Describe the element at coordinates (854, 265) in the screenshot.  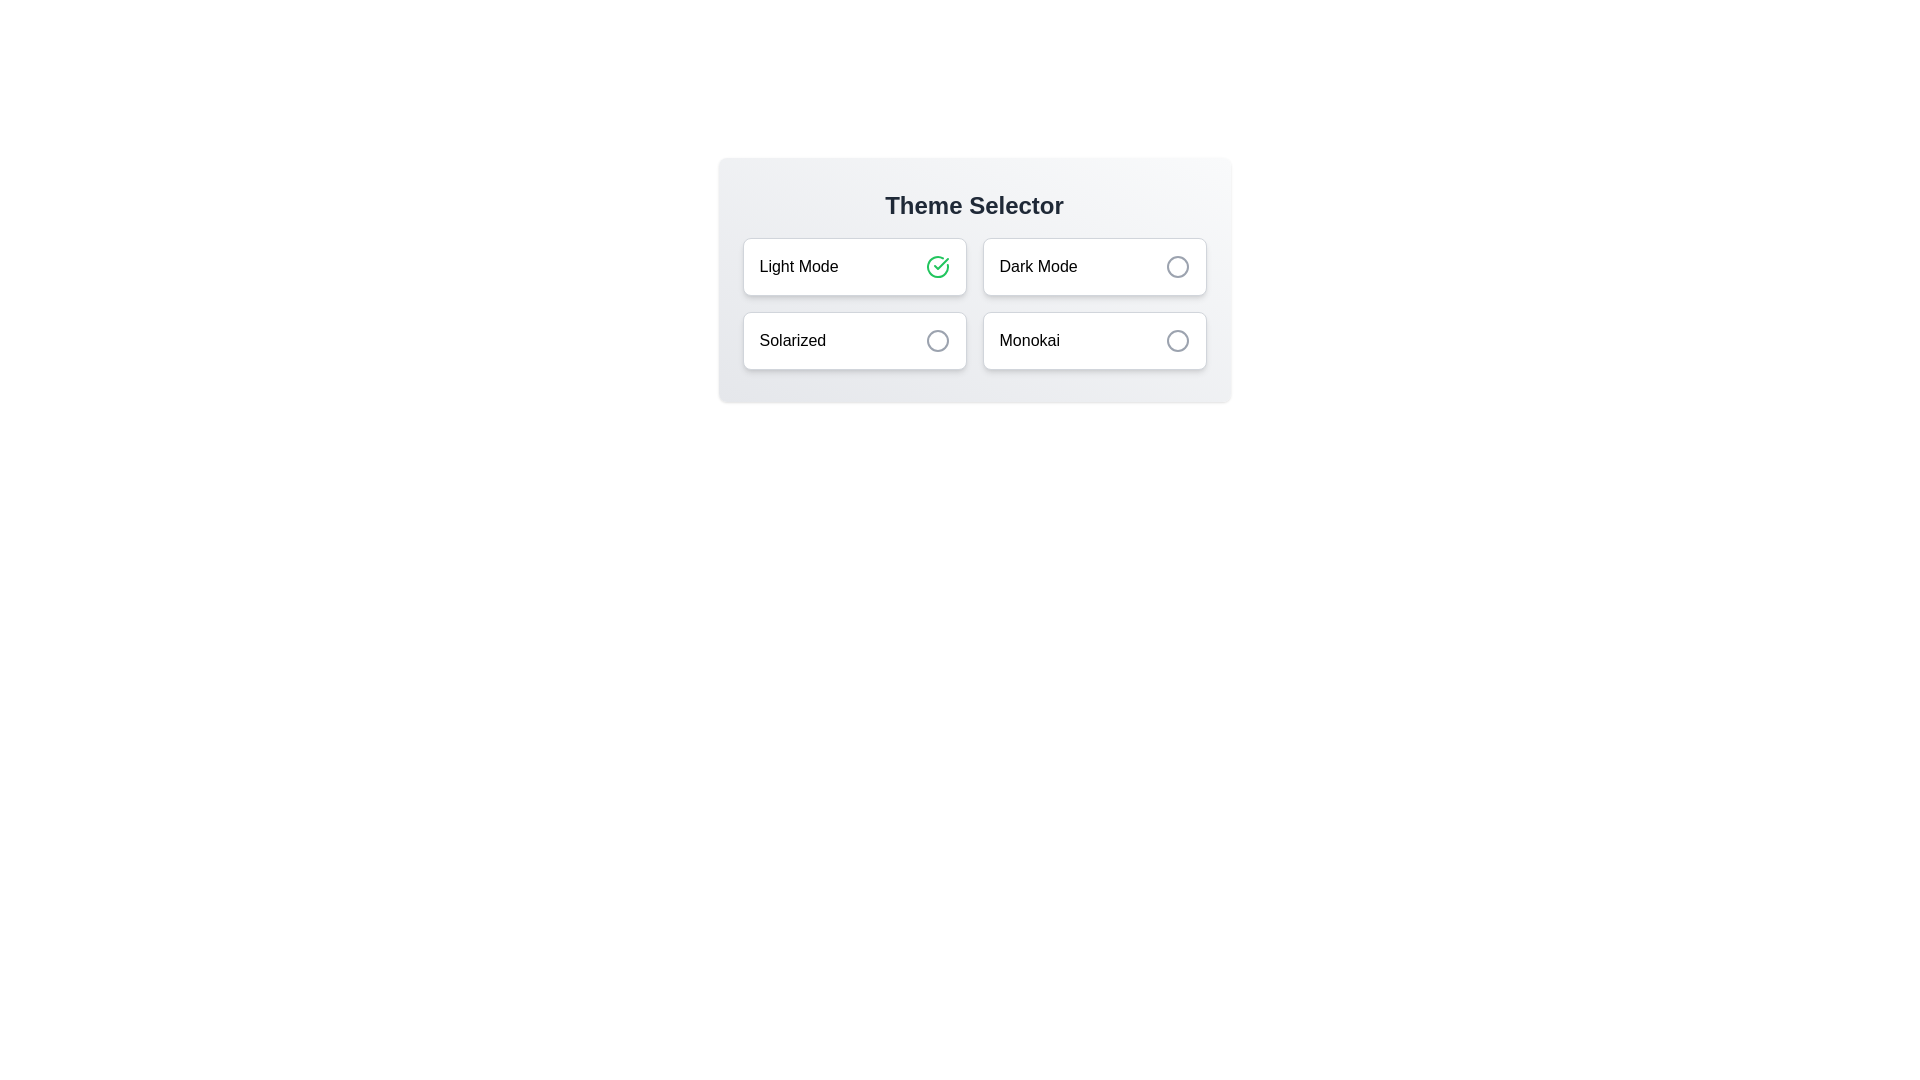
I see `the button corresponding to the theme Light Mode` at that location.